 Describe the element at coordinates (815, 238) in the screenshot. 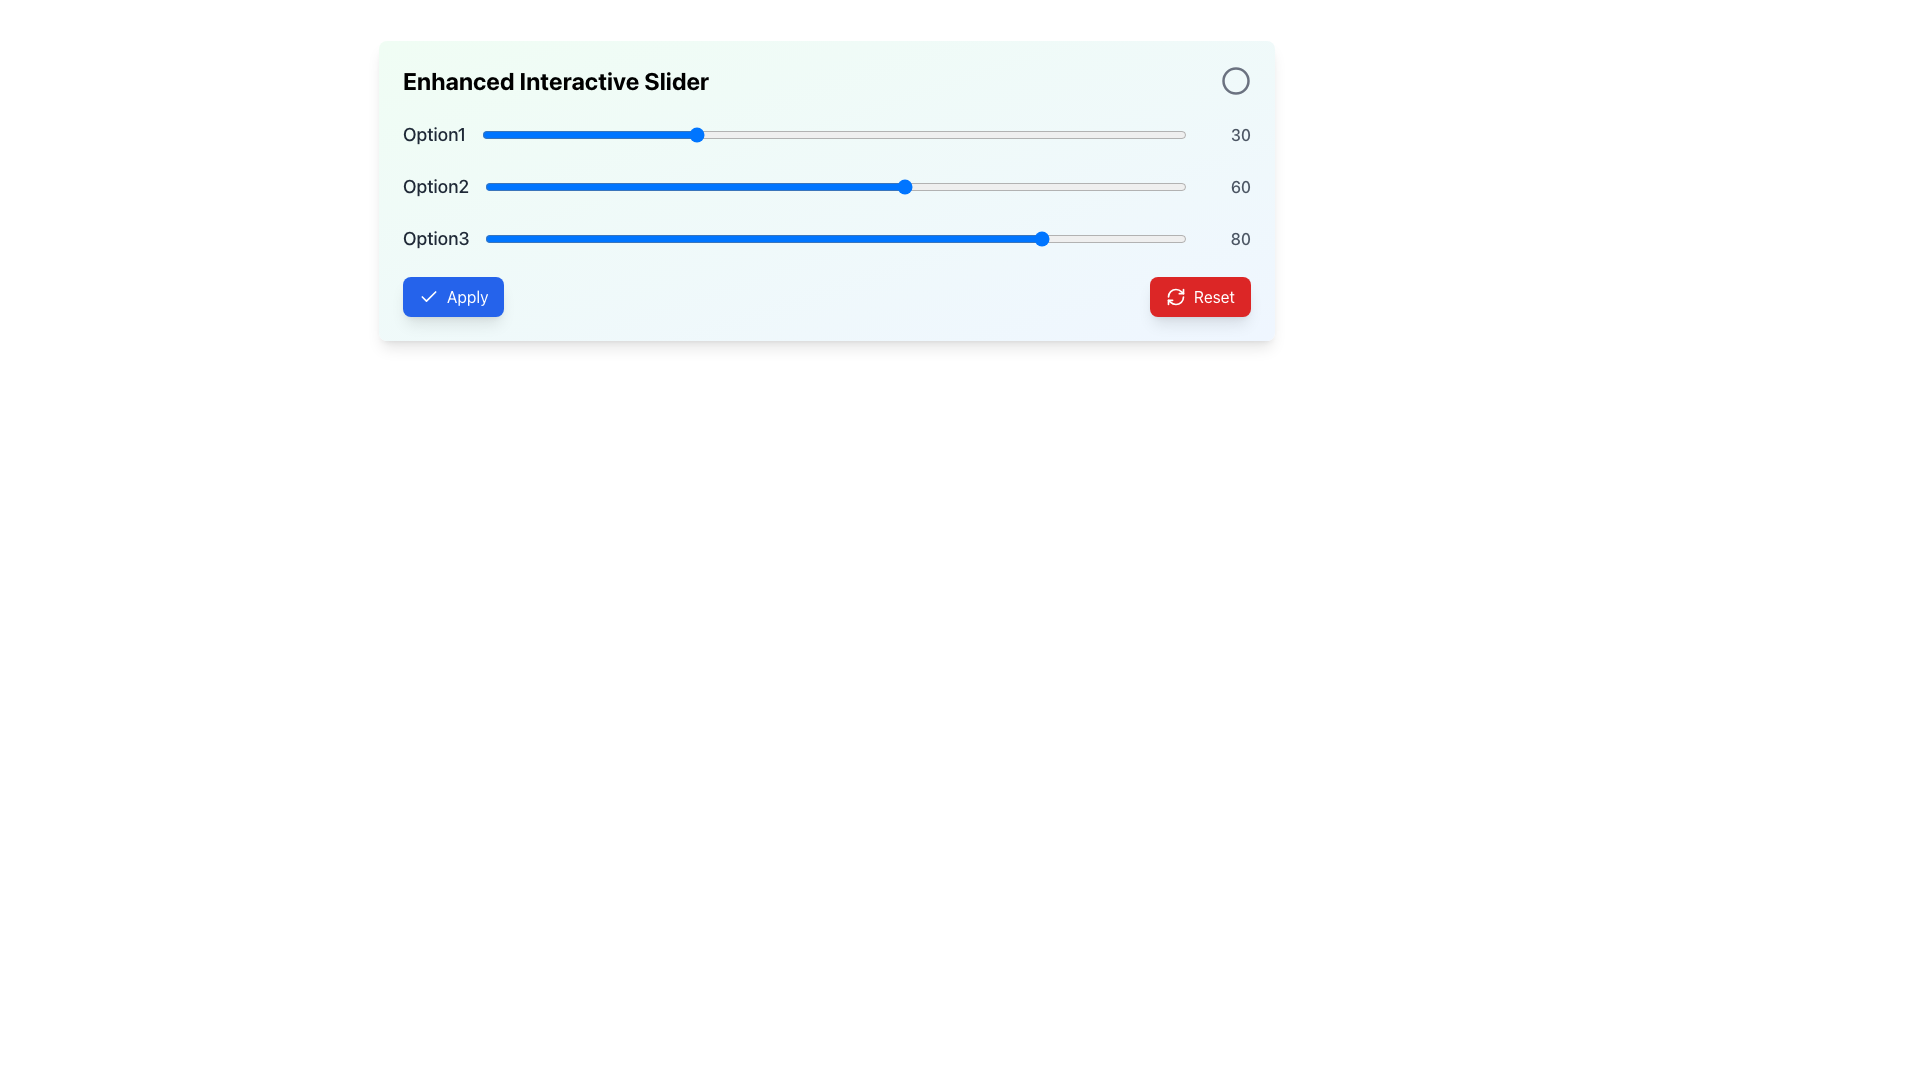

I see `the slider` at that location.